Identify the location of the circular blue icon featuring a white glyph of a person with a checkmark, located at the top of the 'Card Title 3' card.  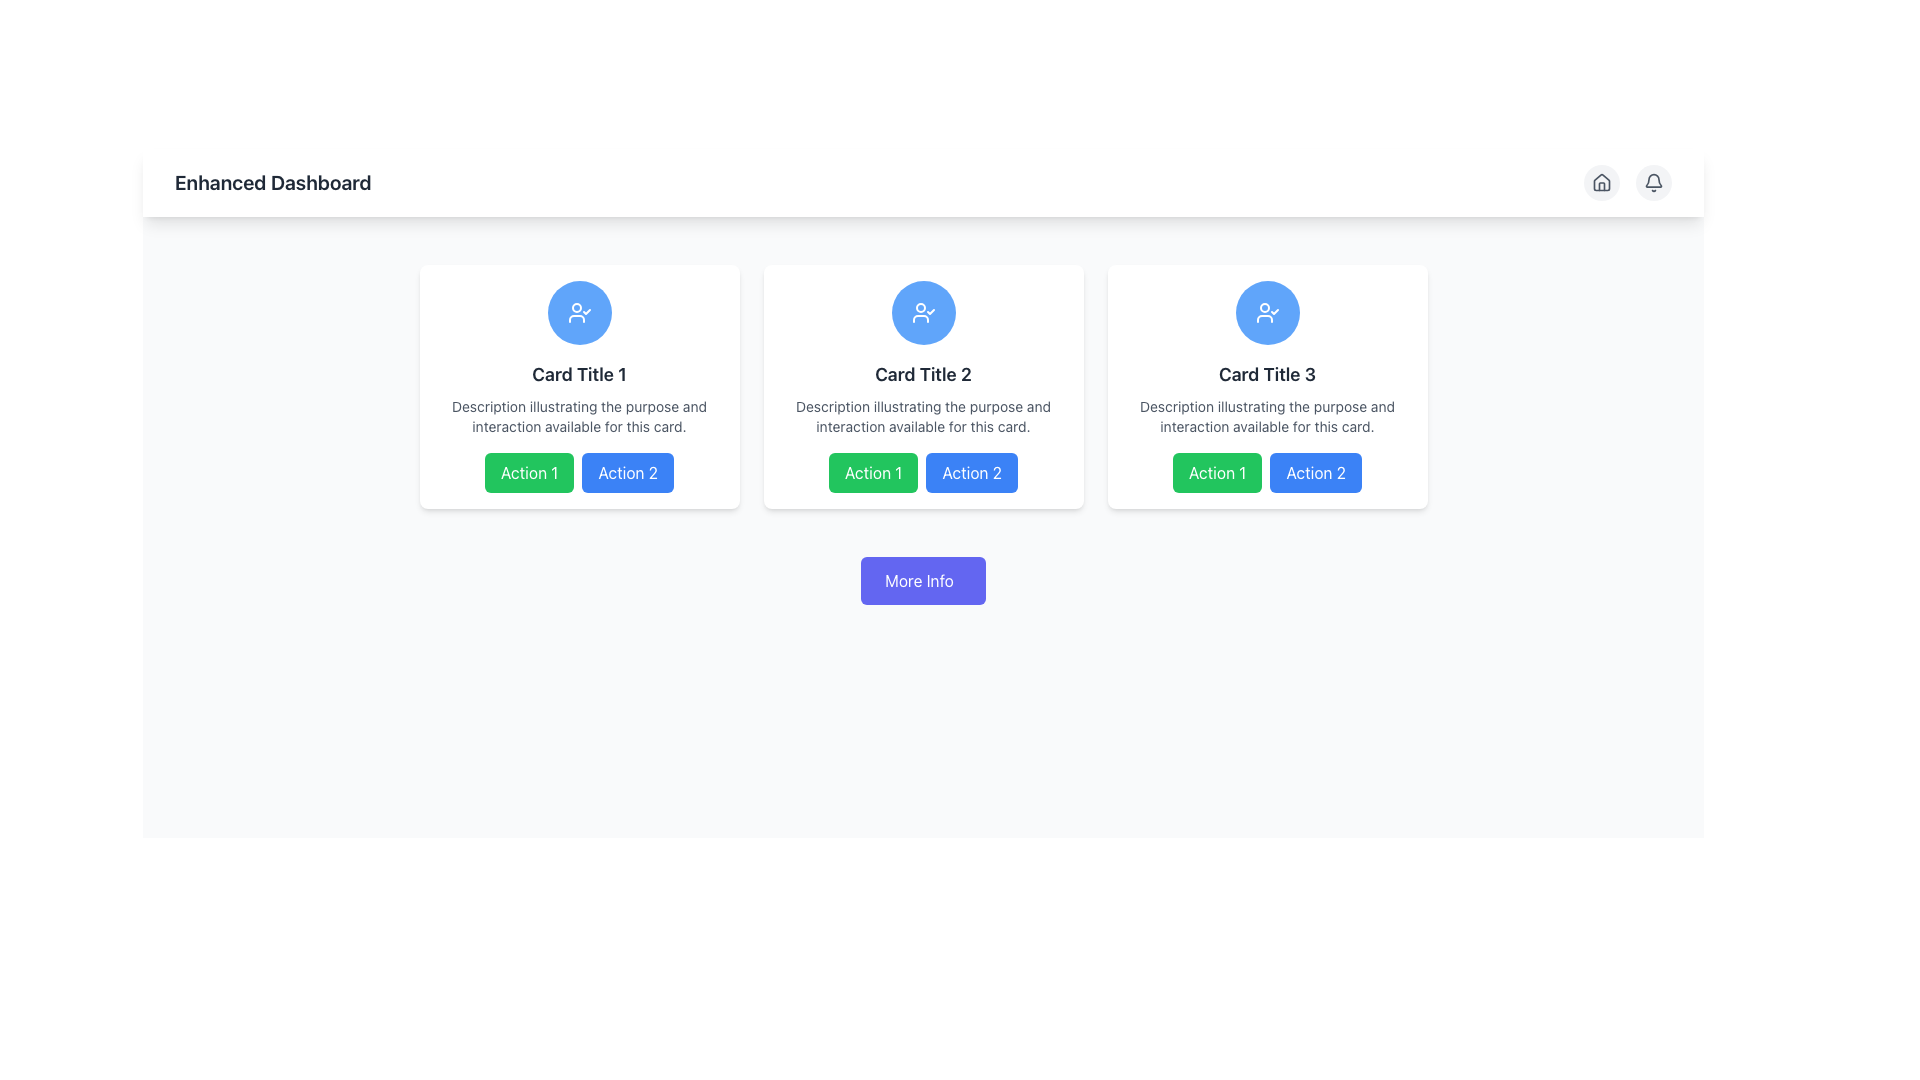
(1266, 312).